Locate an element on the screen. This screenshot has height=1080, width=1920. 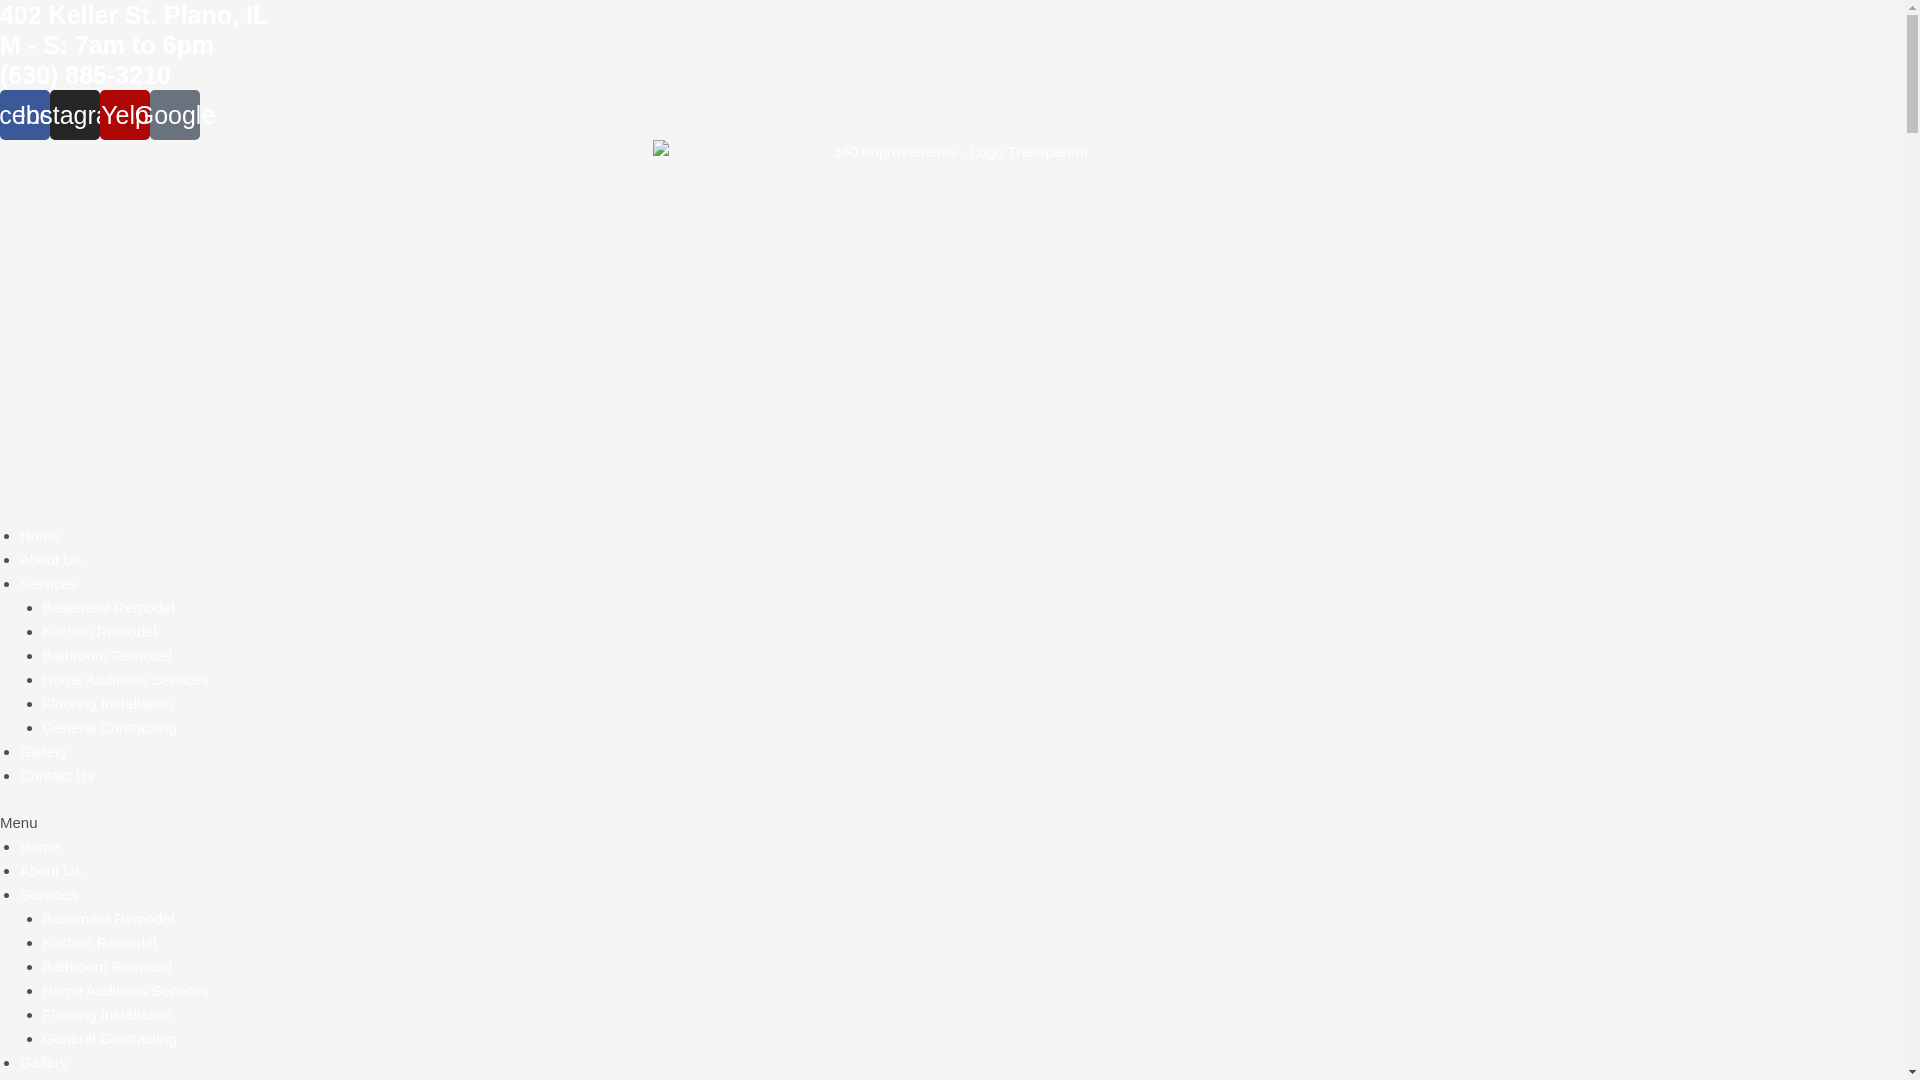
'Kitchen Remodel' is located at coordinates (98, 942).